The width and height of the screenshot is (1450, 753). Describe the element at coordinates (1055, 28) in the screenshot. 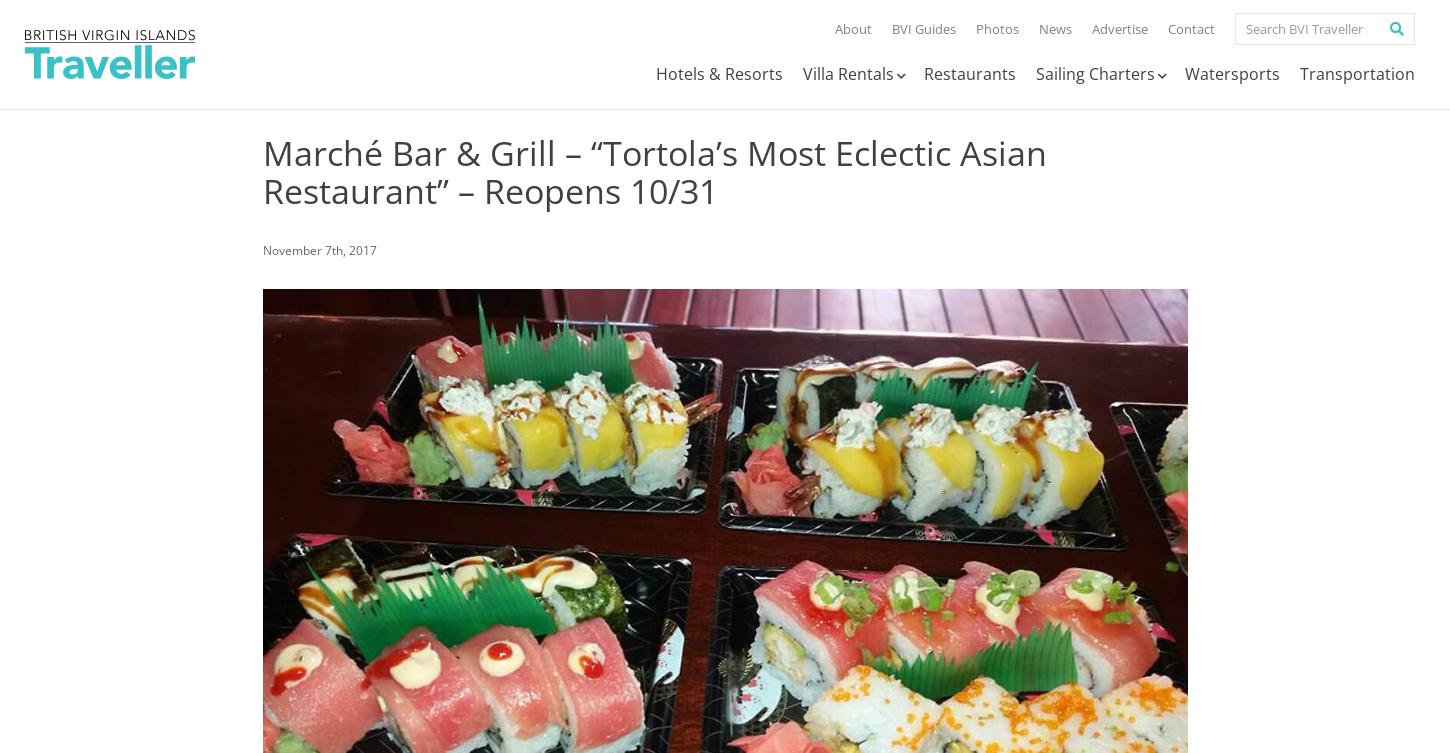

I see `'News'` at that location.